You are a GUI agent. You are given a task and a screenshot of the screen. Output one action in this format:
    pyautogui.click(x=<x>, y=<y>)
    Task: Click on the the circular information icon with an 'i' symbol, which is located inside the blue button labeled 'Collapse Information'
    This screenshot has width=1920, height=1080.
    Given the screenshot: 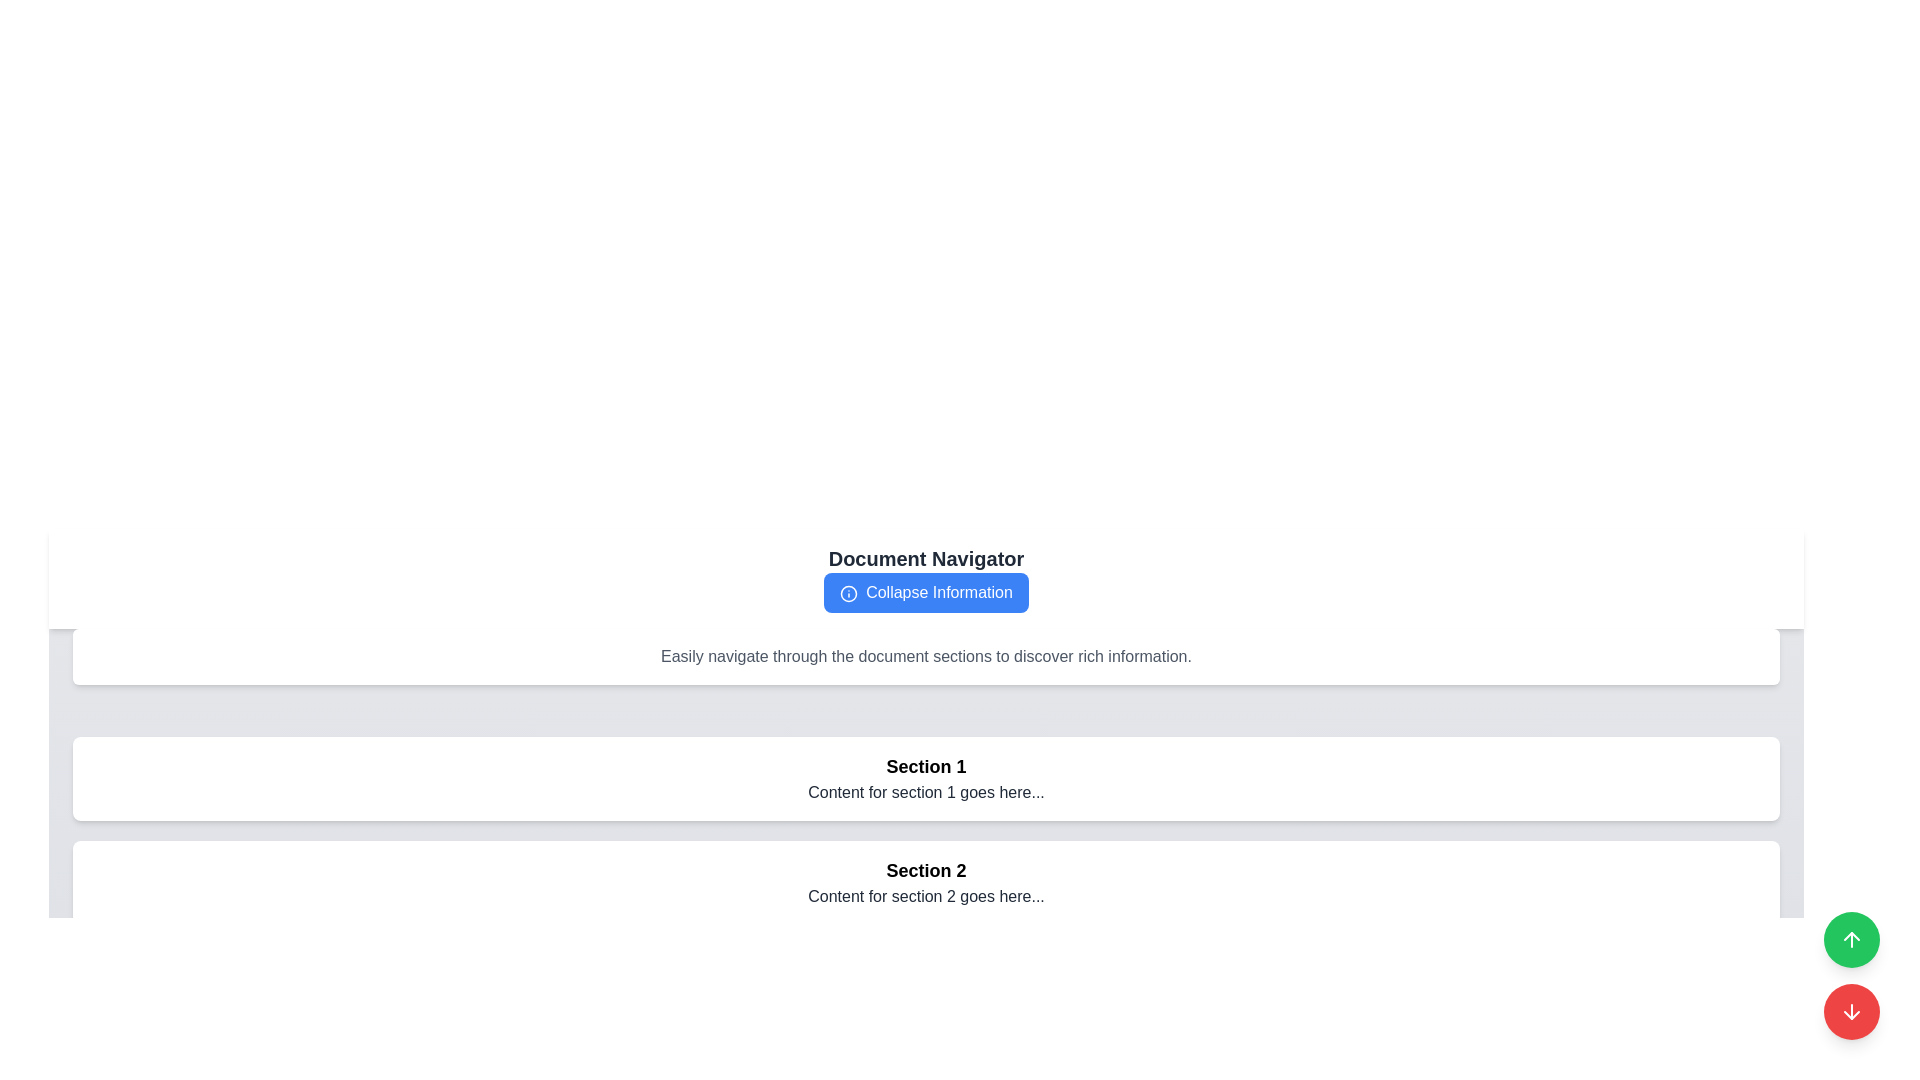 What is the action you would take?
    pyautogui.click(x=849, y=592)
    